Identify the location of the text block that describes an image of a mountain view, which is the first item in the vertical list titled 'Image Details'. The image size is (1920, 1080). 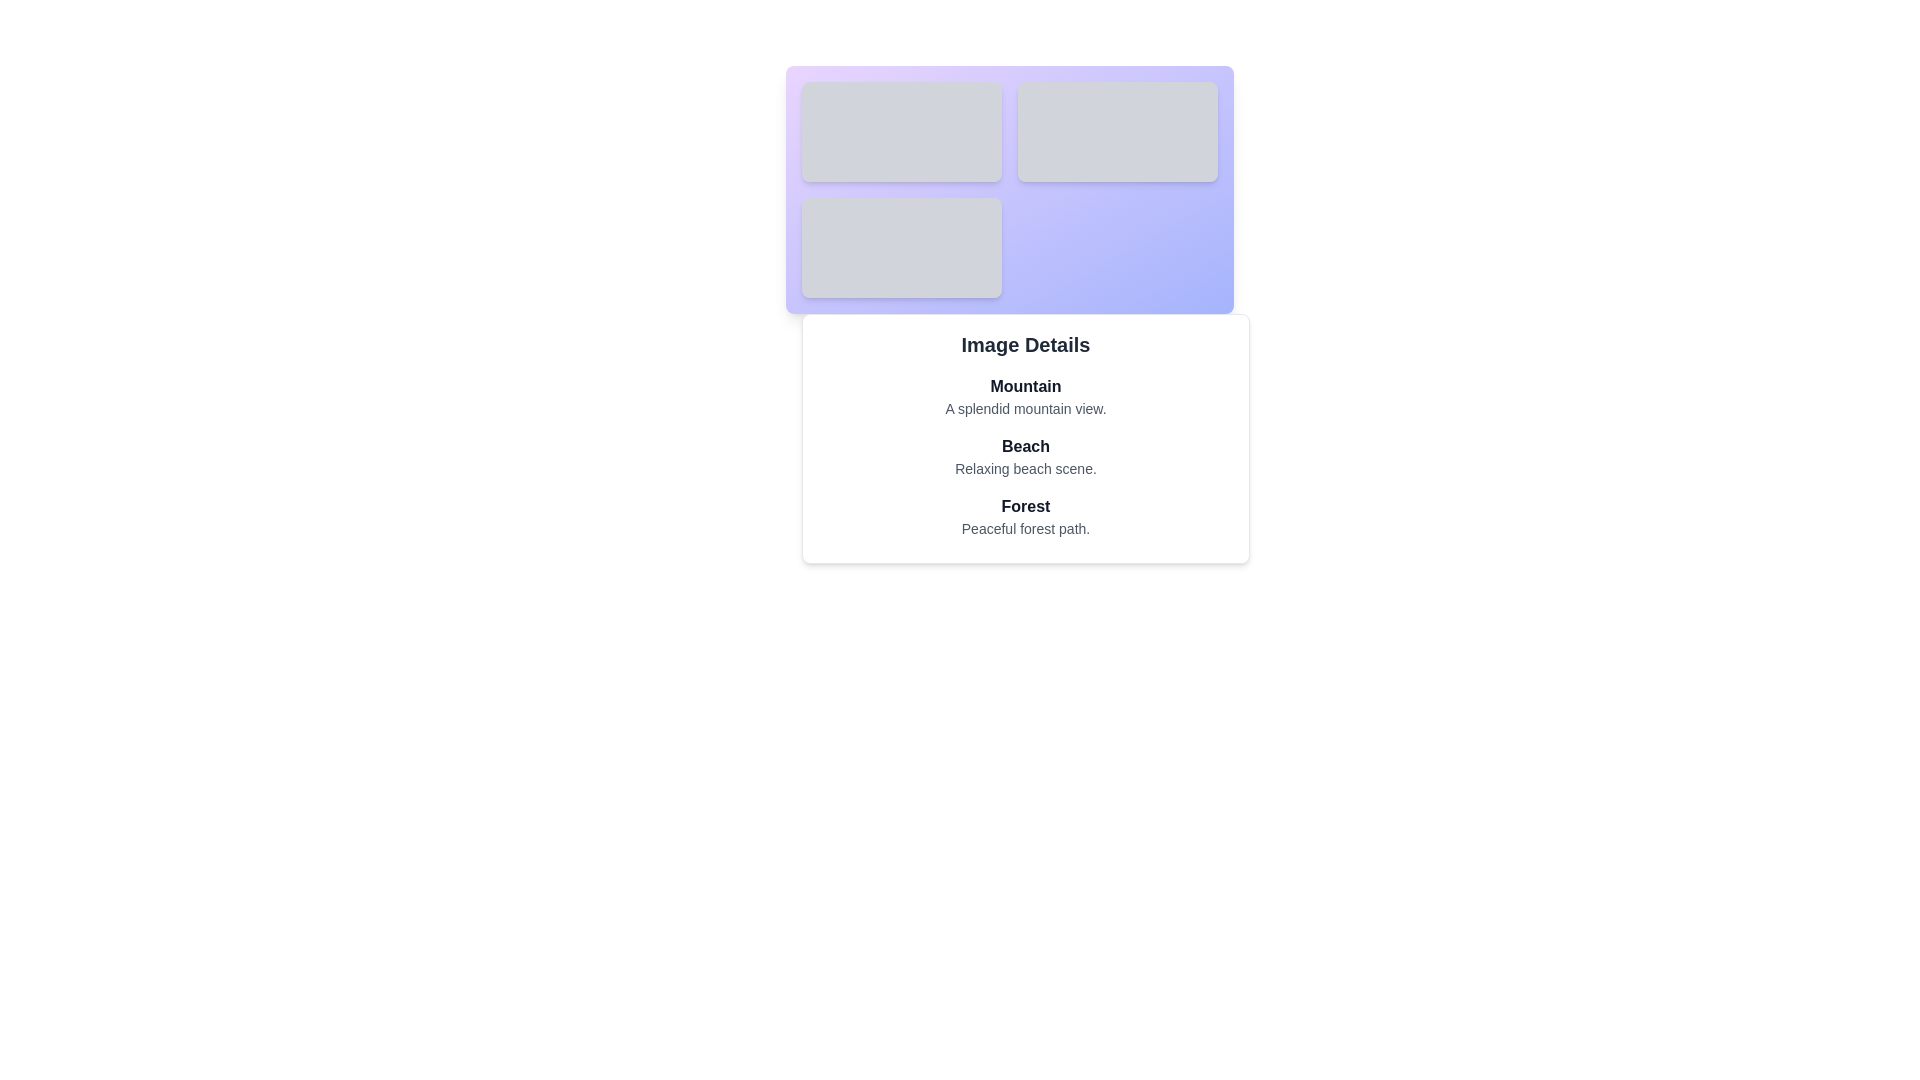
(1026, 397).